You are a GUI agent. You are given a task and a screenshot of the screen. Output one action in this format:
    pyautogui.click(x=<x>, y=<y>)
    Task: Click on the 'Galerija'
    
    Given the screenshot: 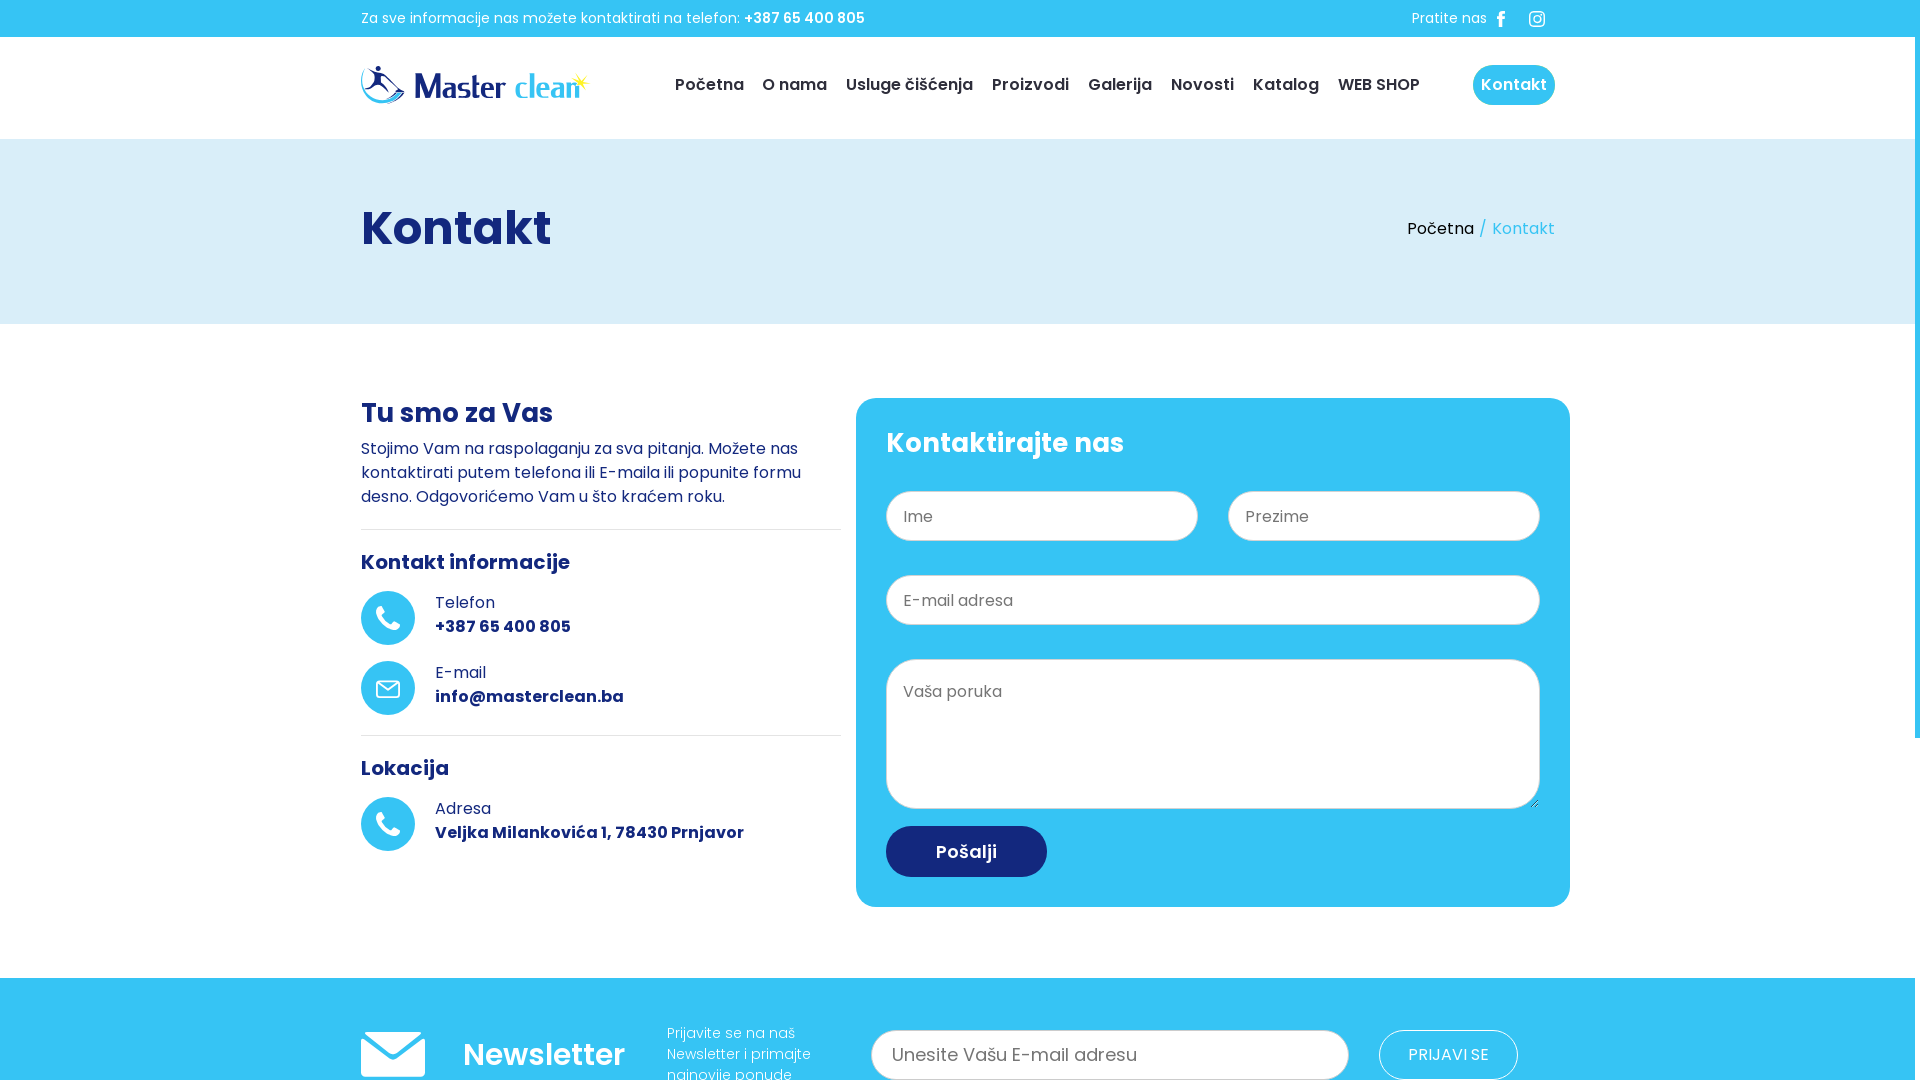 What is the action you would take?
    pyautogui.click(x=1118, y=83)
    